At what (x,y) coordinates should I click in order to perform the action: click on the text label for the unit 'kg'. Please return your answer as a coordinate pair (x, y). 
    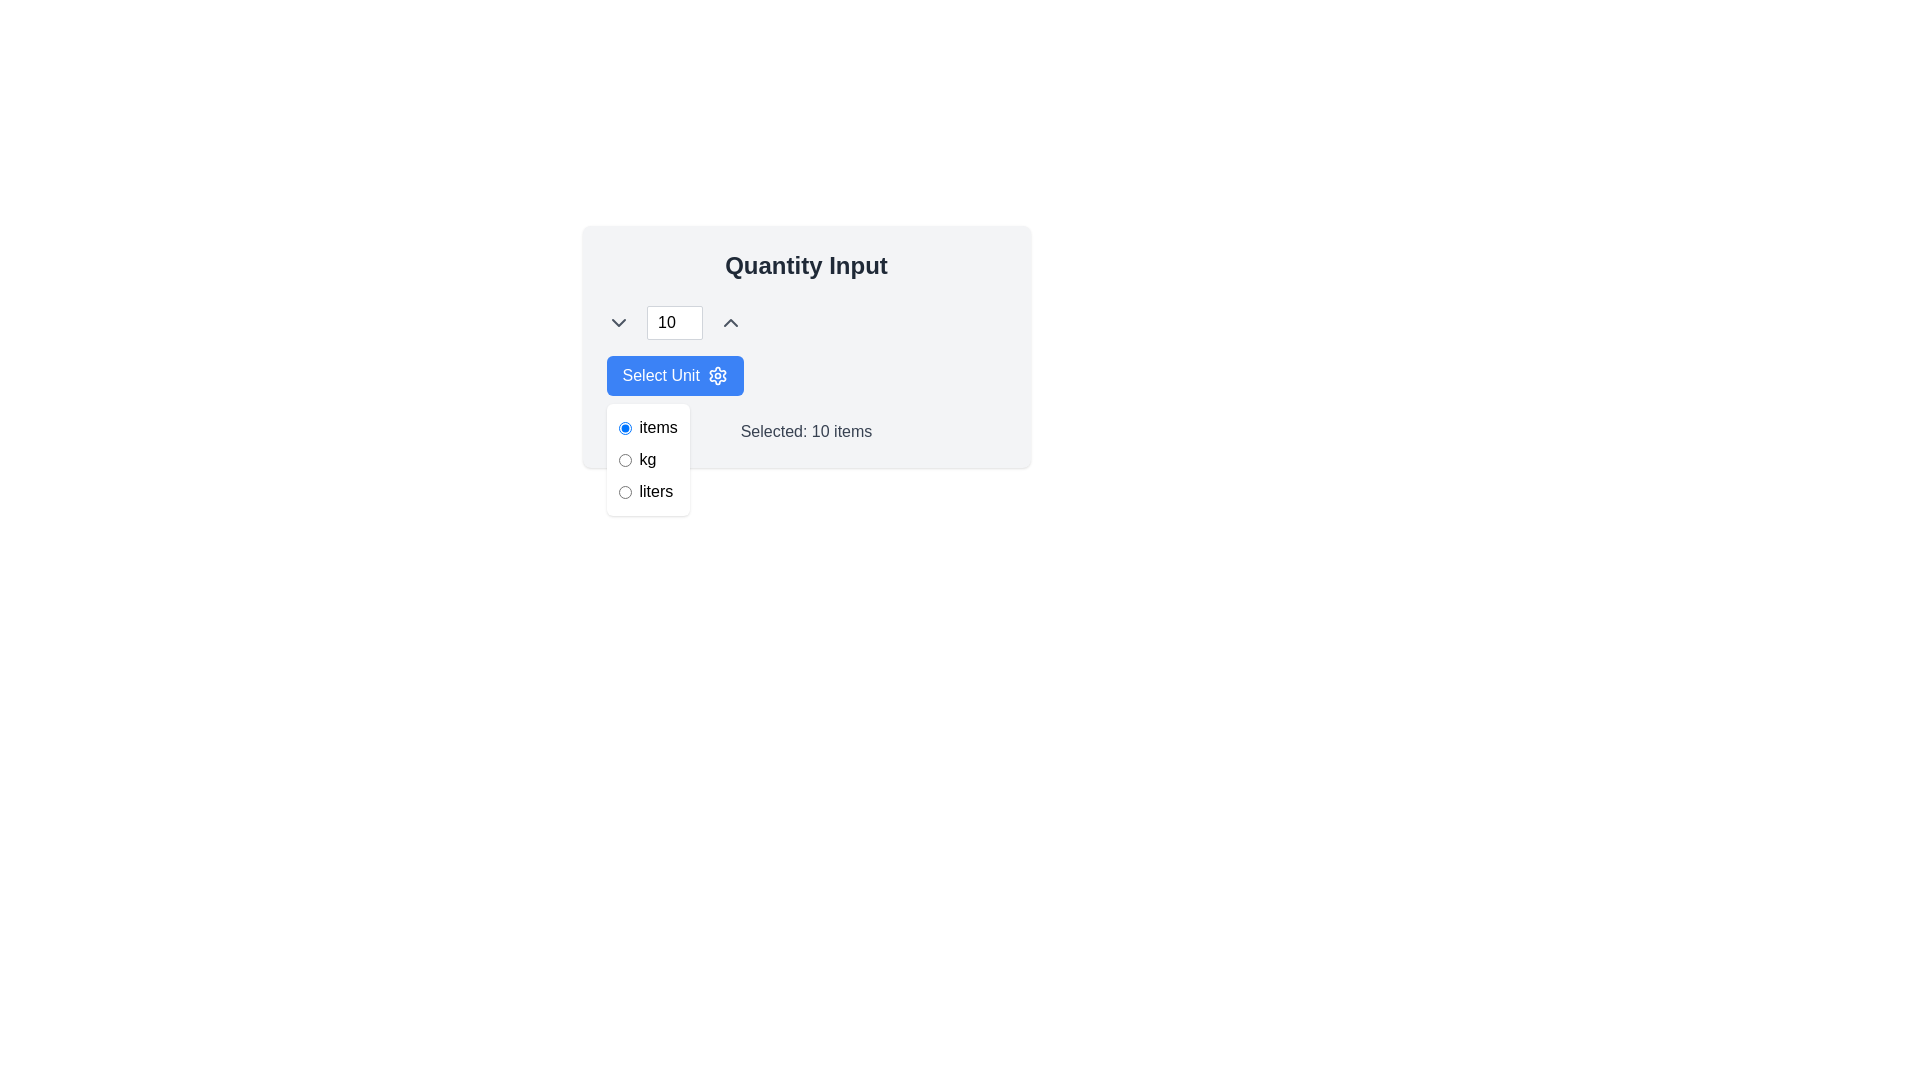
    Looking at the image, I should click on (648, 459).